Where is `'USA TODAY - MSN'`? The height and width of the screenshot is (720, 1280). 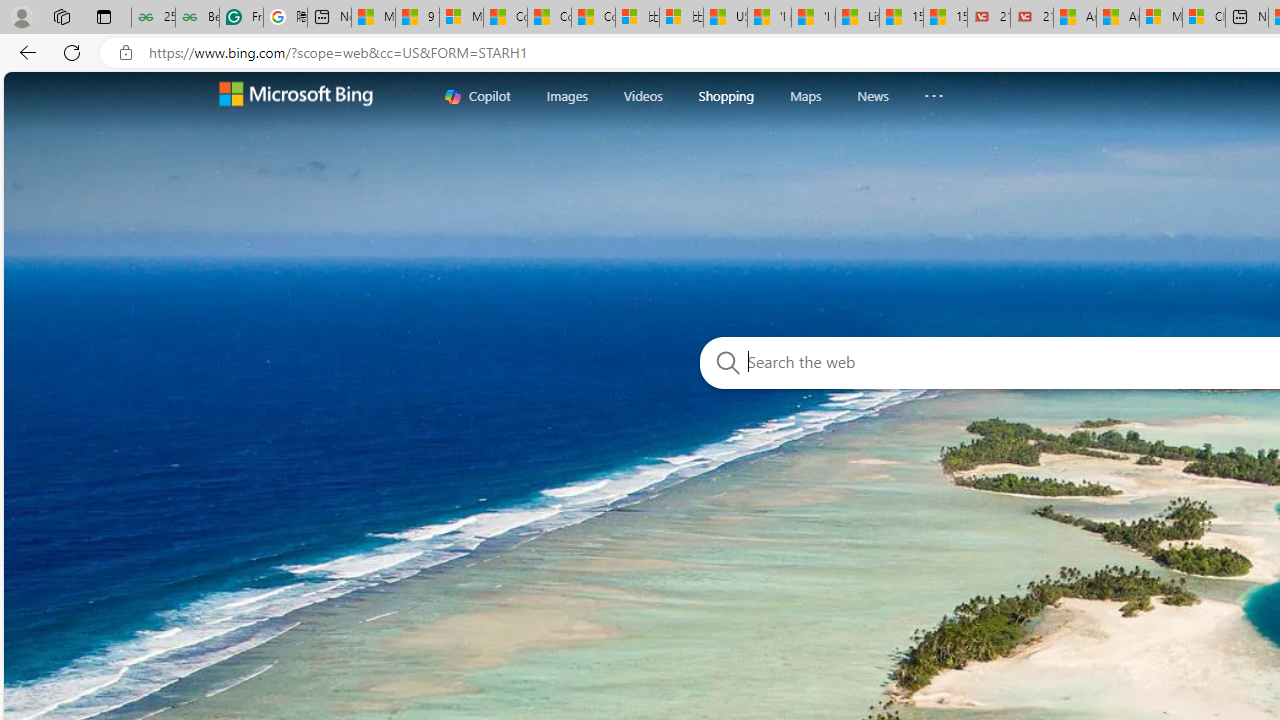 'USA TODAY - MSN' is located at coordinates (724, 17).